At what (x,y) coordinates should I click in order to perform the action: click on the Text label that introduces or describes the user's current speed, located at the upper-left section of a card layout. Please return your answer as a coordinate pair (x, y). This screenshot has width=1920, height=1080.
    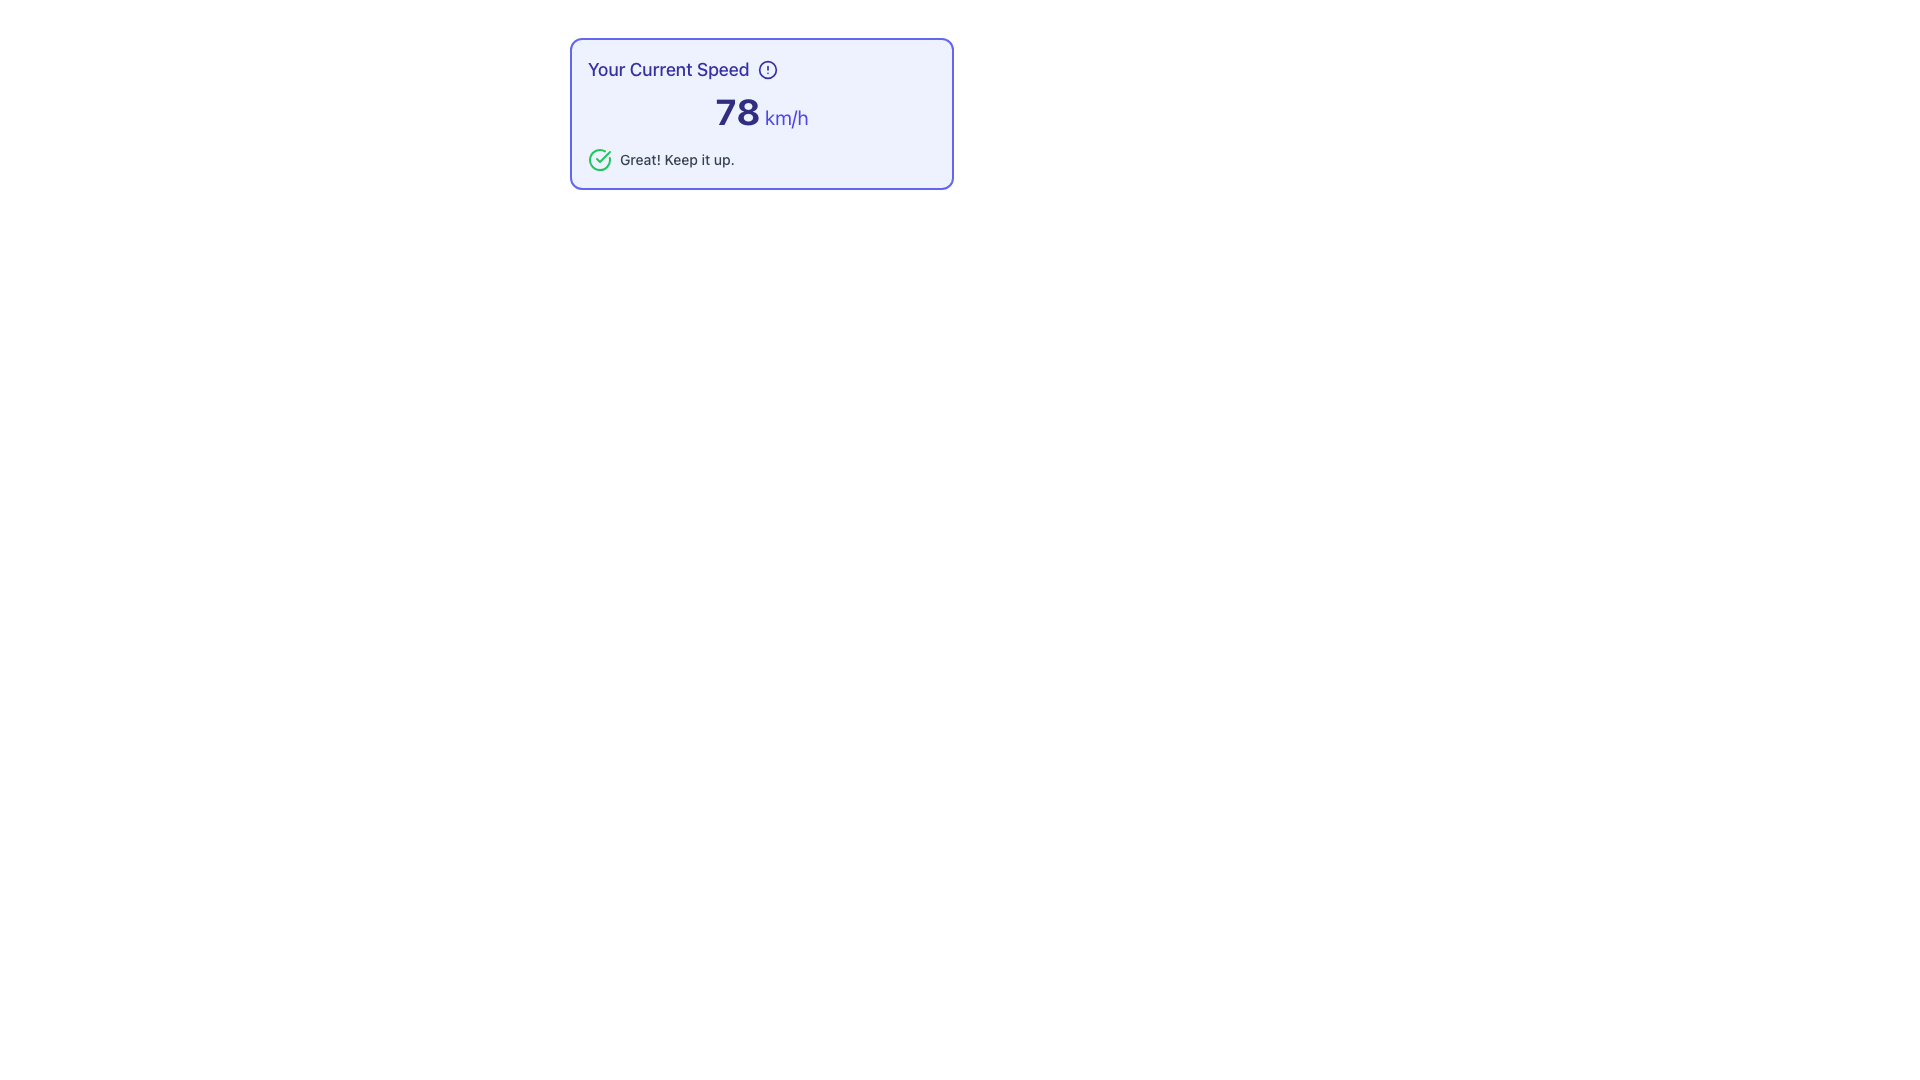
    Looking at the image, I should click on (668, 68).